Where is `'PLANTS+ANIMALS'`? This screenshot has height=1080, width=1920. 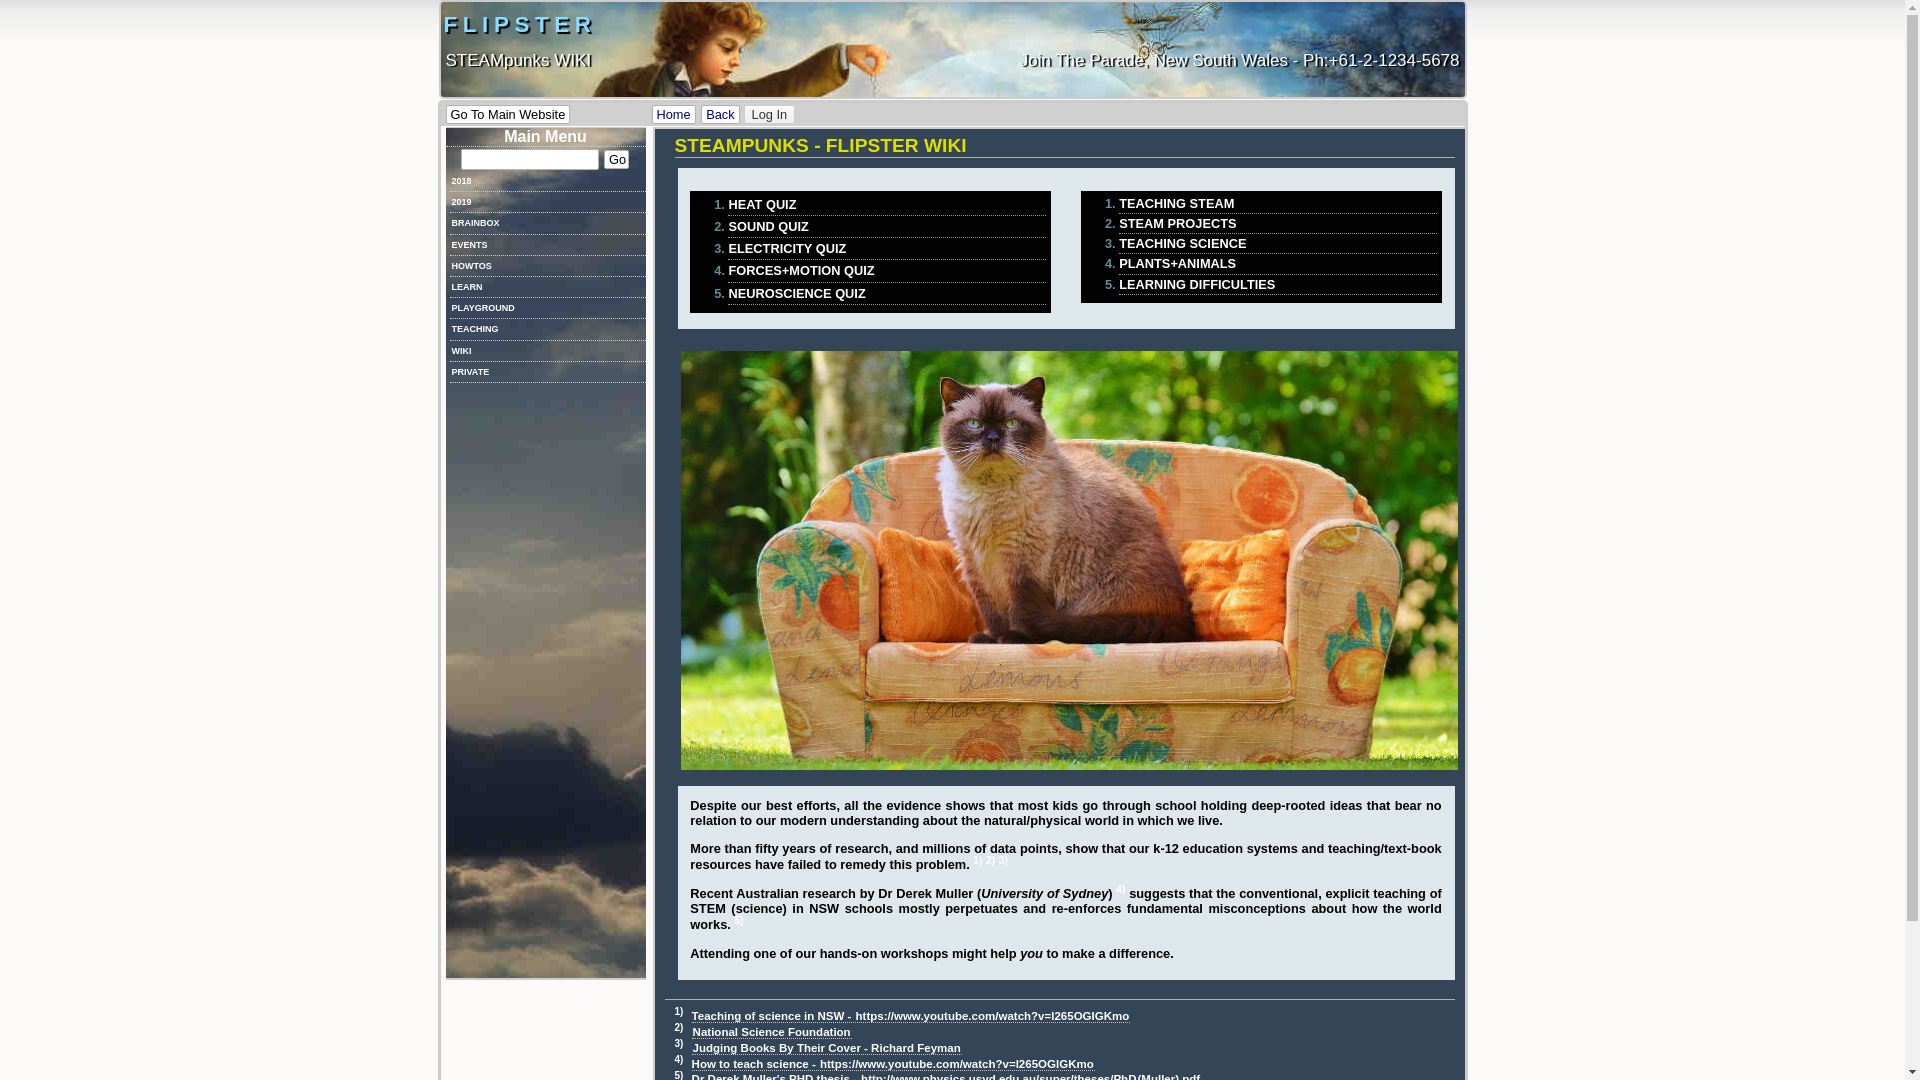 'PLANTS+ANIMALS' is located at coordinates (1117, 262).